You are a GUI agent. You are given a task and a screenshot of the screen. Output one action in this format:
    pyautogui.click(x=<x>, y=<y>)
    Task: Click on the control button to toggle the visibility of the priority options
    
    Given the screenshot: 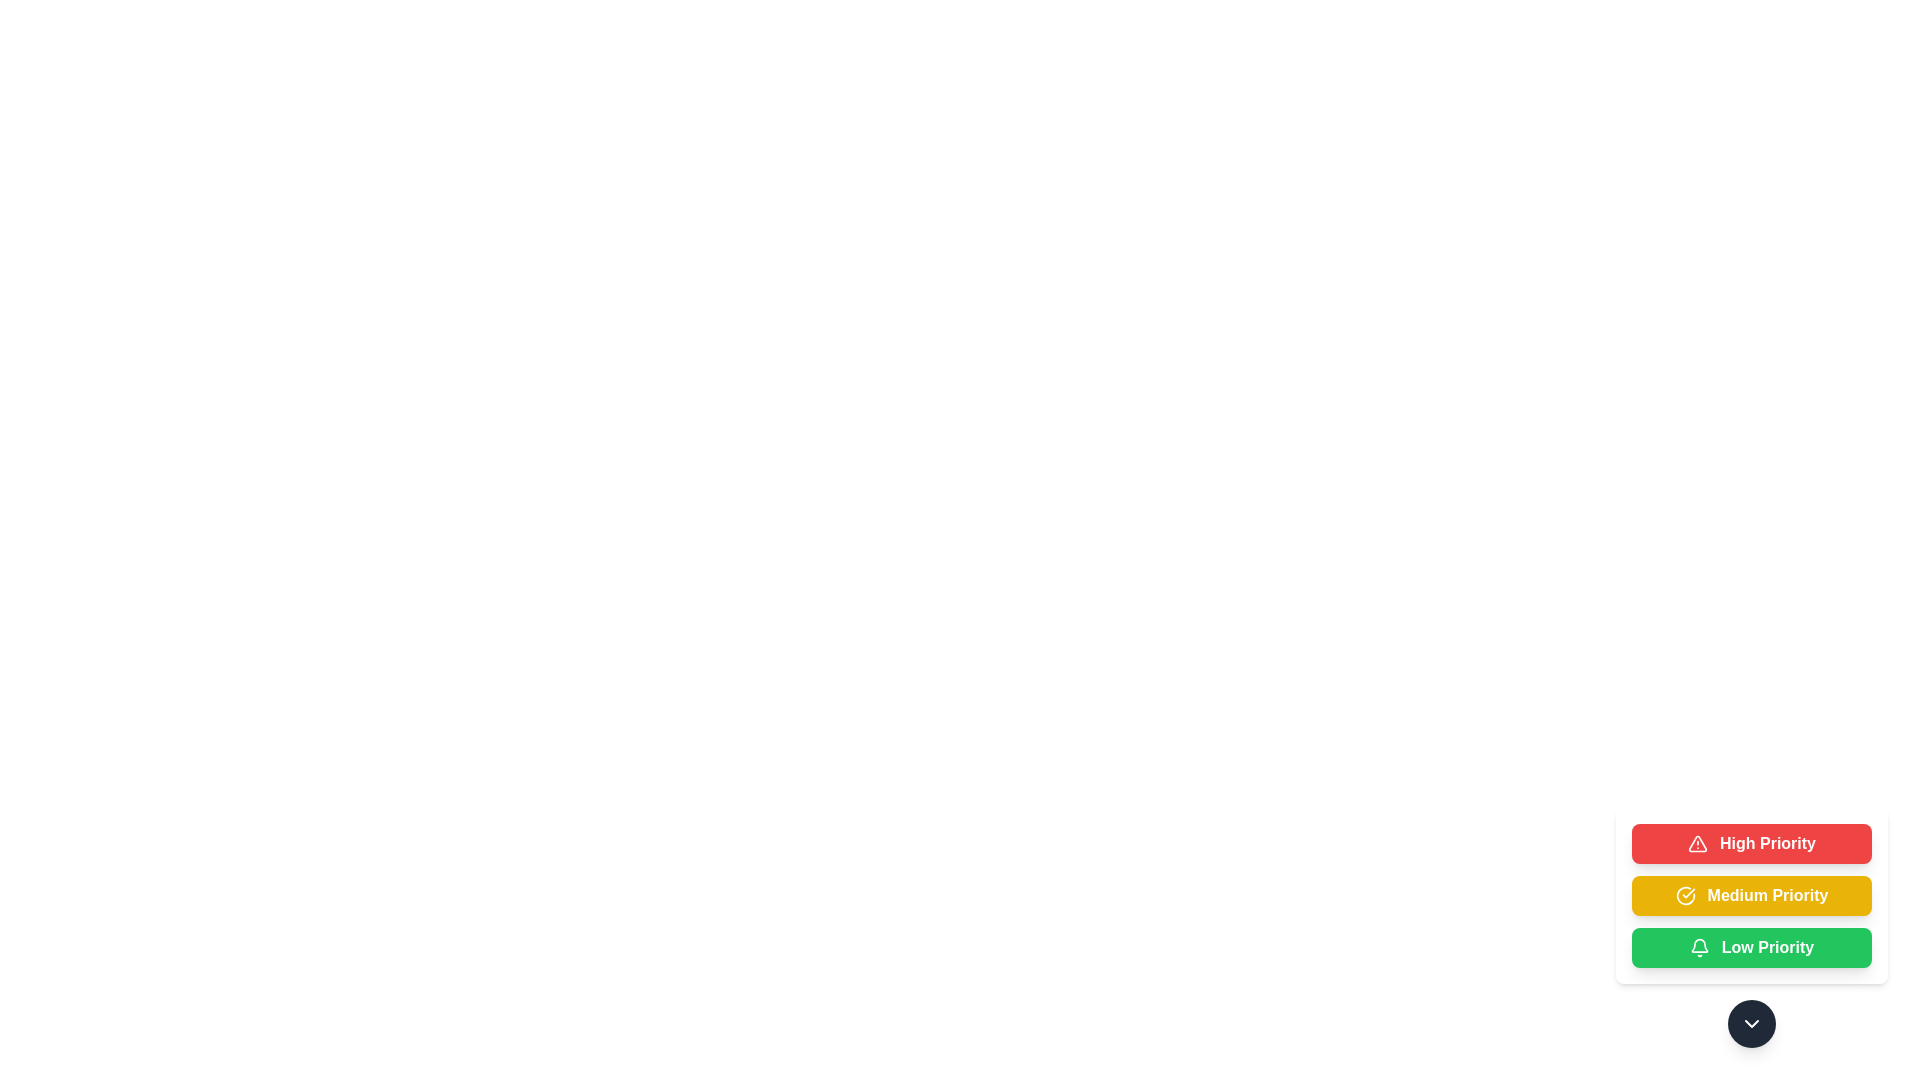 What is the action you would take?
    pyautogui.click(x=1751, y=1023)
    